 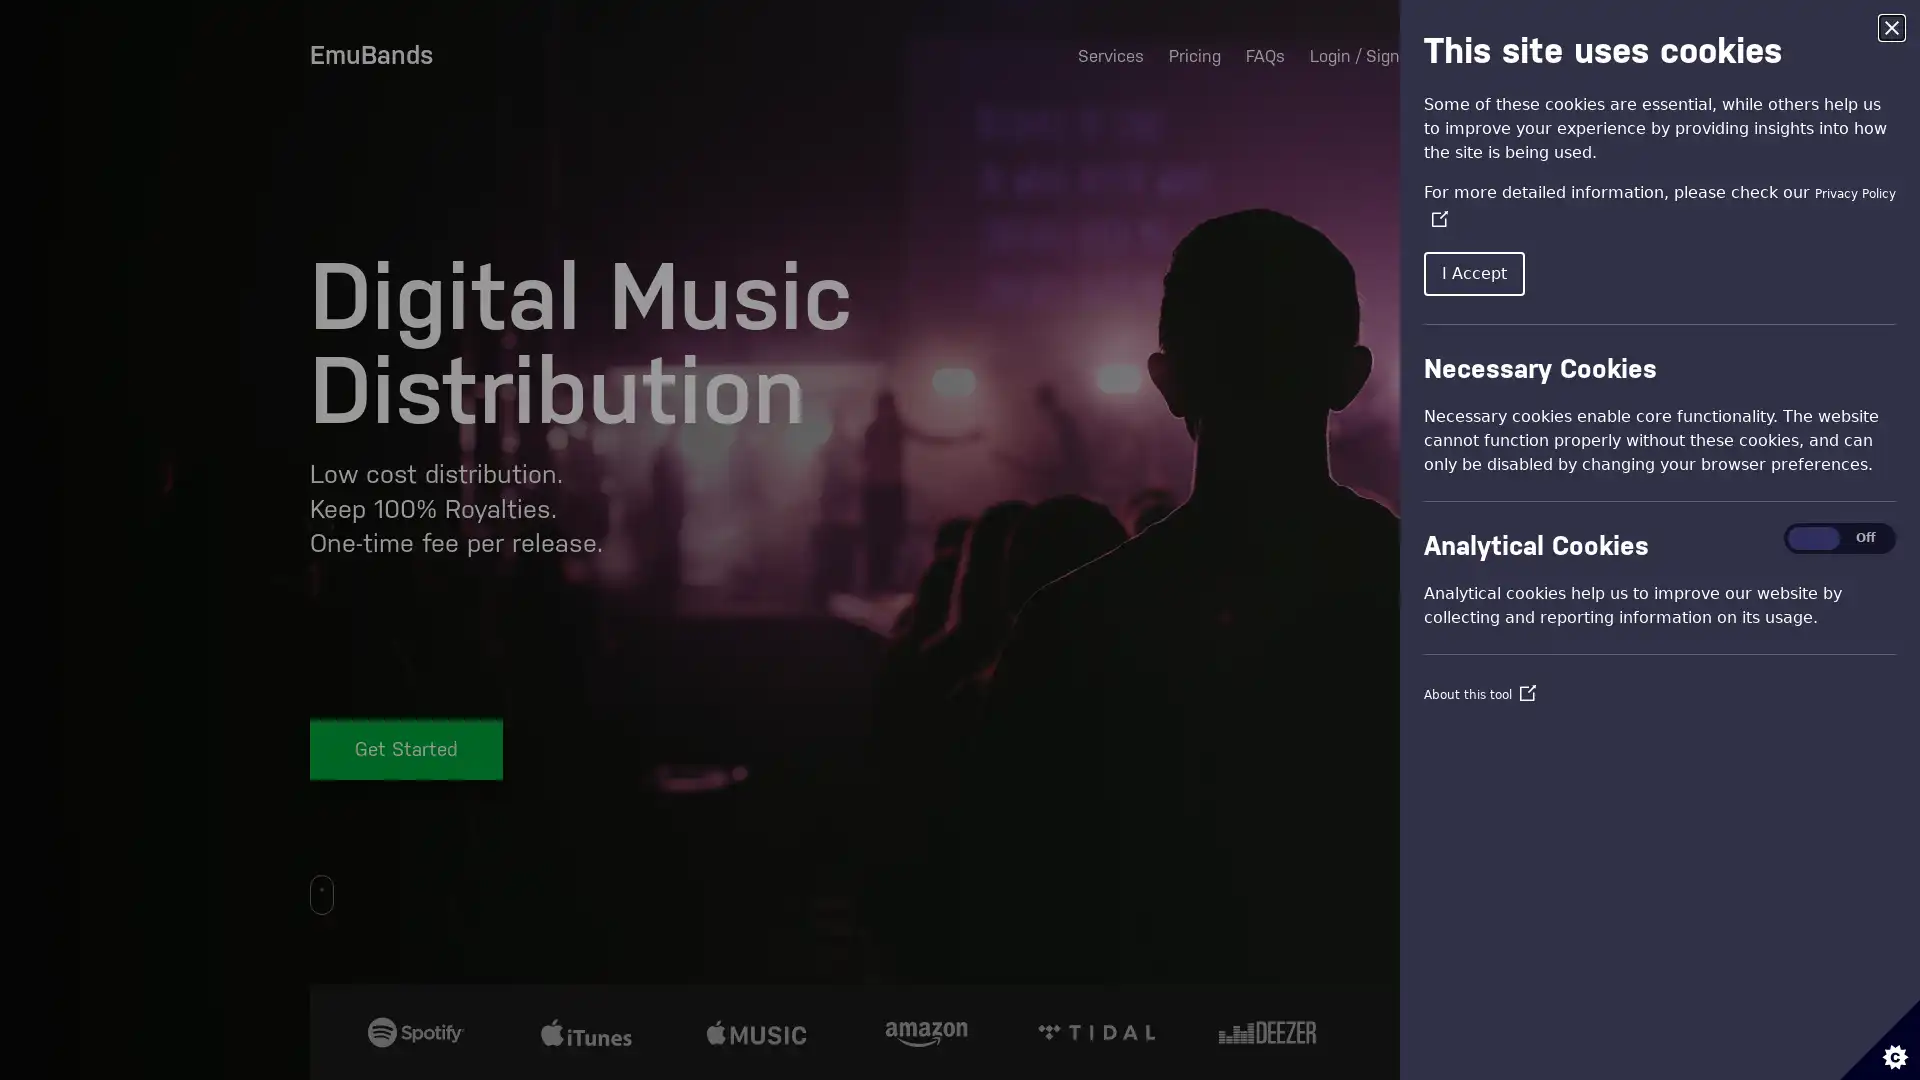 I want to click on I Accept, so click(x=1474, y=273).